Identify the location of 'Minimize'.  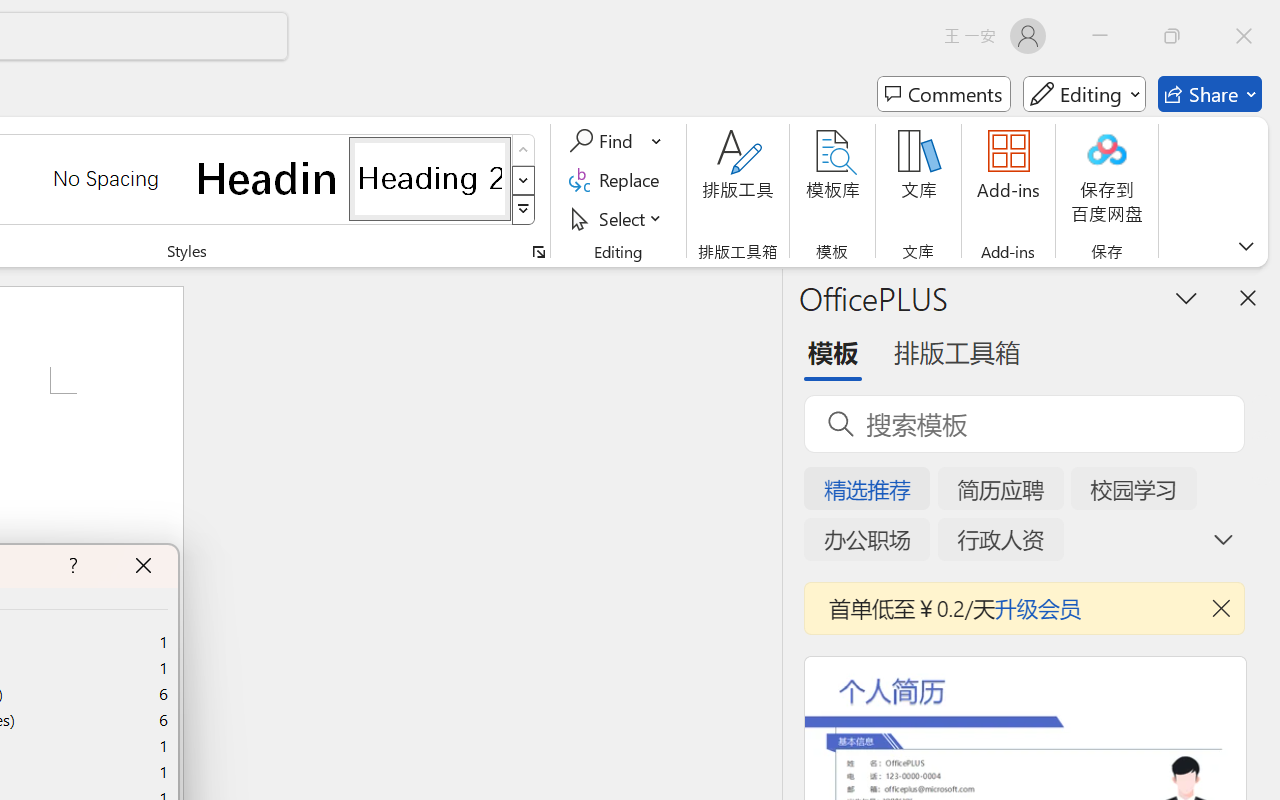
(1099, 35).